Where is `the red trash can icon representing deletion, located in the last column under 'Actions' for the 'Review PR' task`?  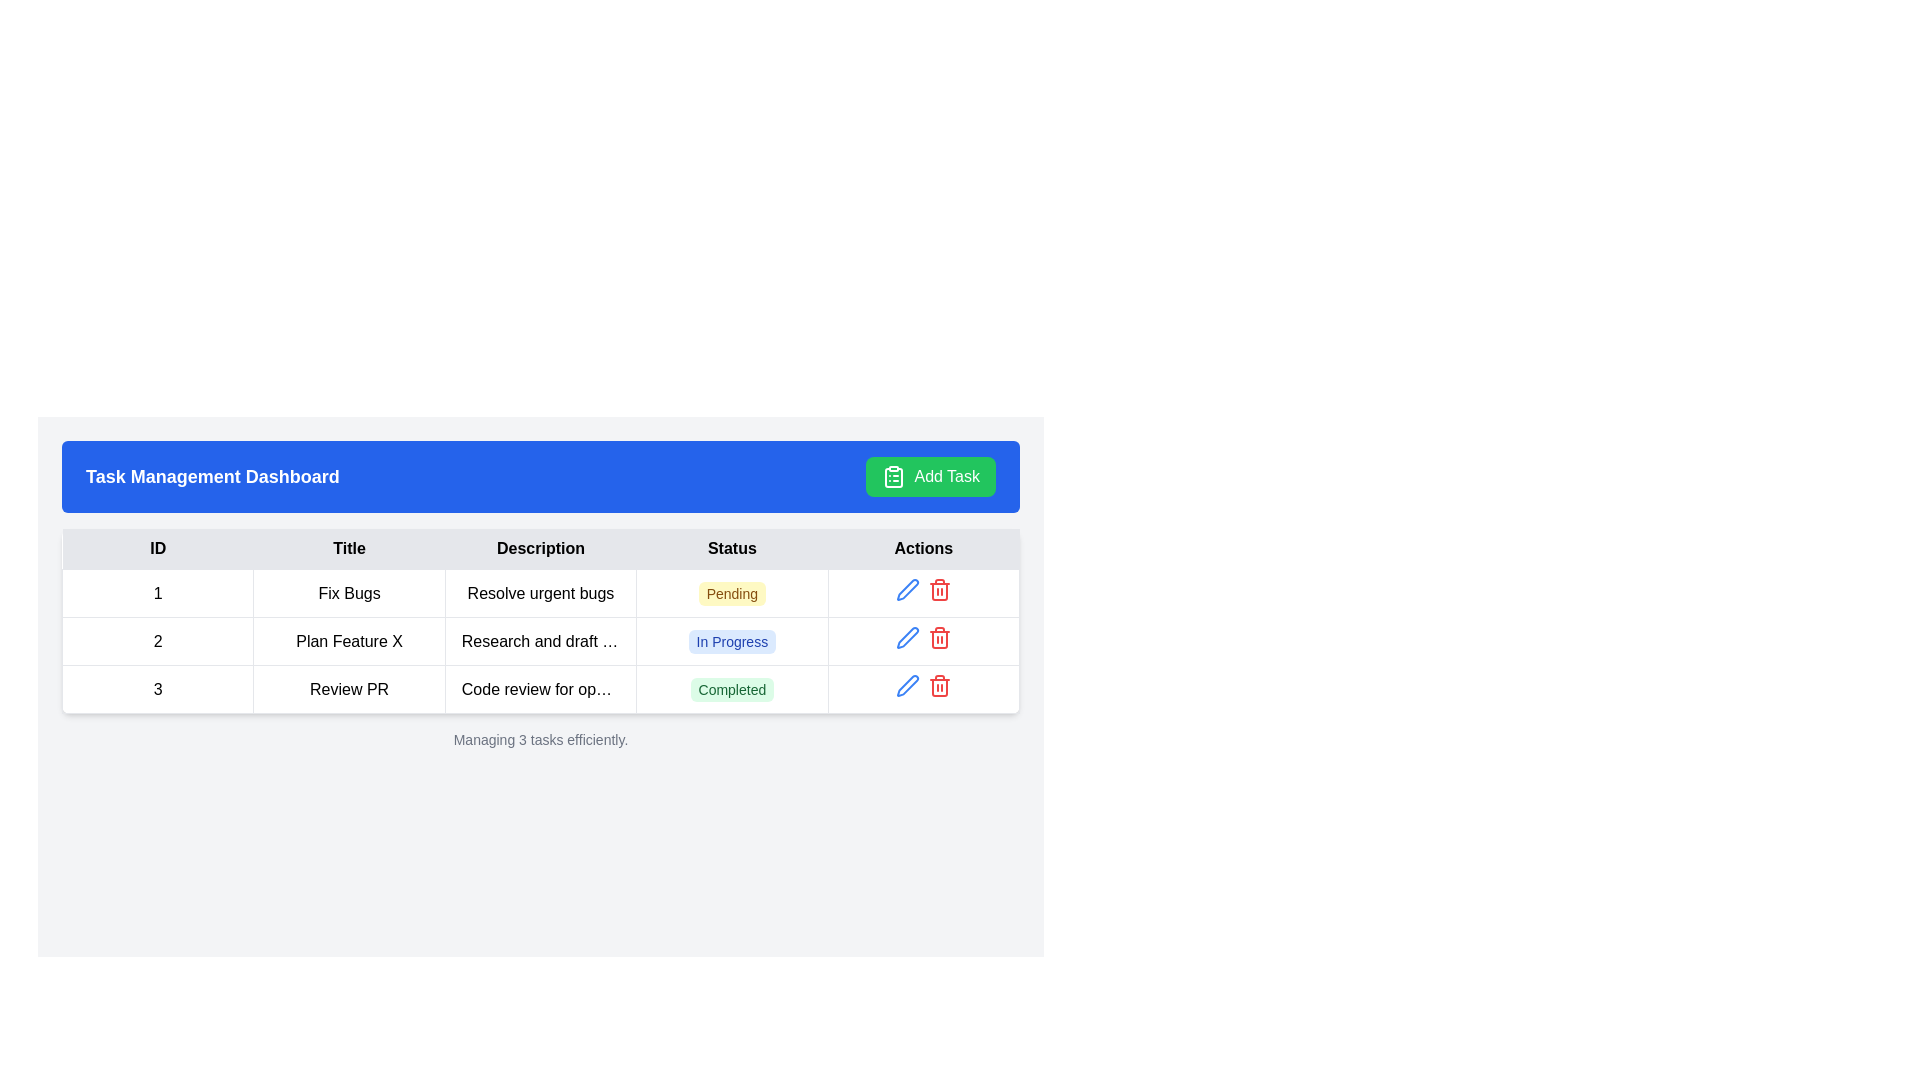 the red trash can icon representing deletion, located in the last column under 'Actions' for the 'Review PR' task is located at coordinates (938, 590).